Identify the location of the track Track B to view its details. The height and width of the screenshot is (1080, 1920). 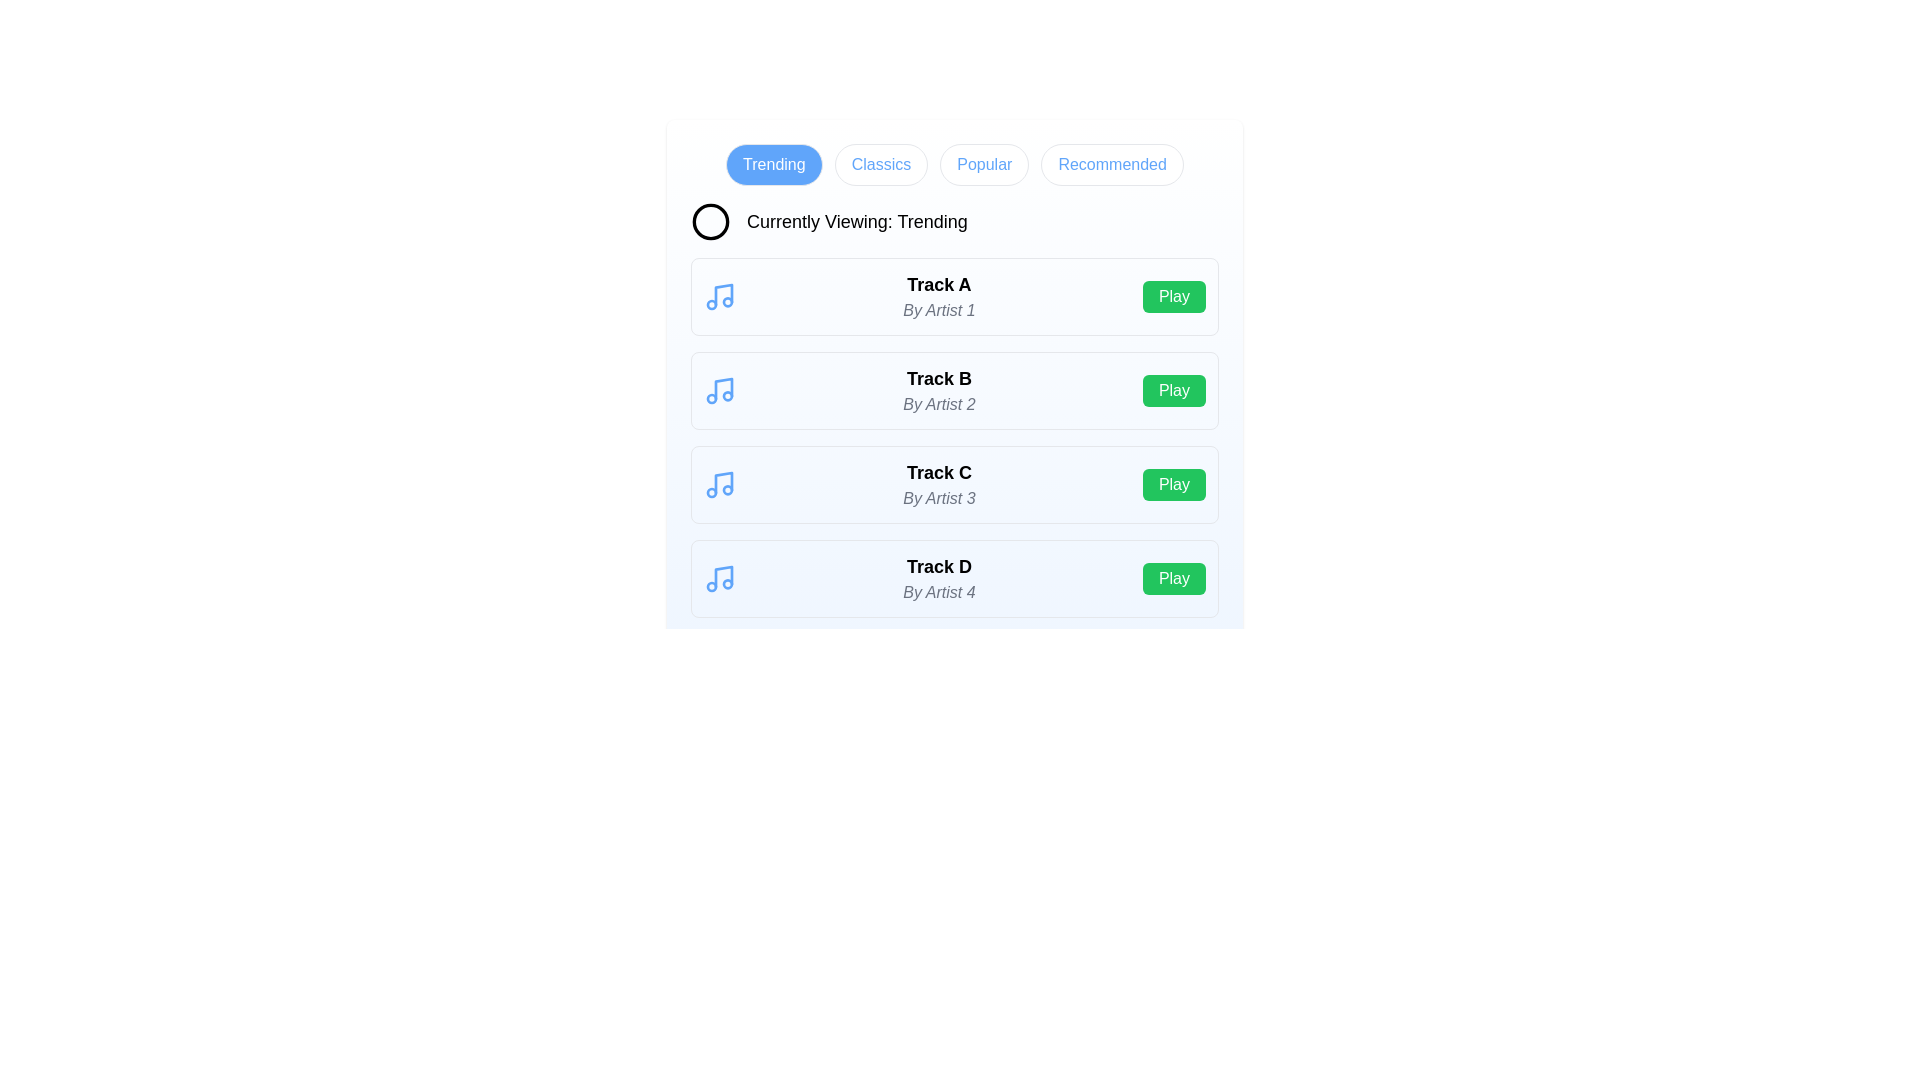
(938, 390).